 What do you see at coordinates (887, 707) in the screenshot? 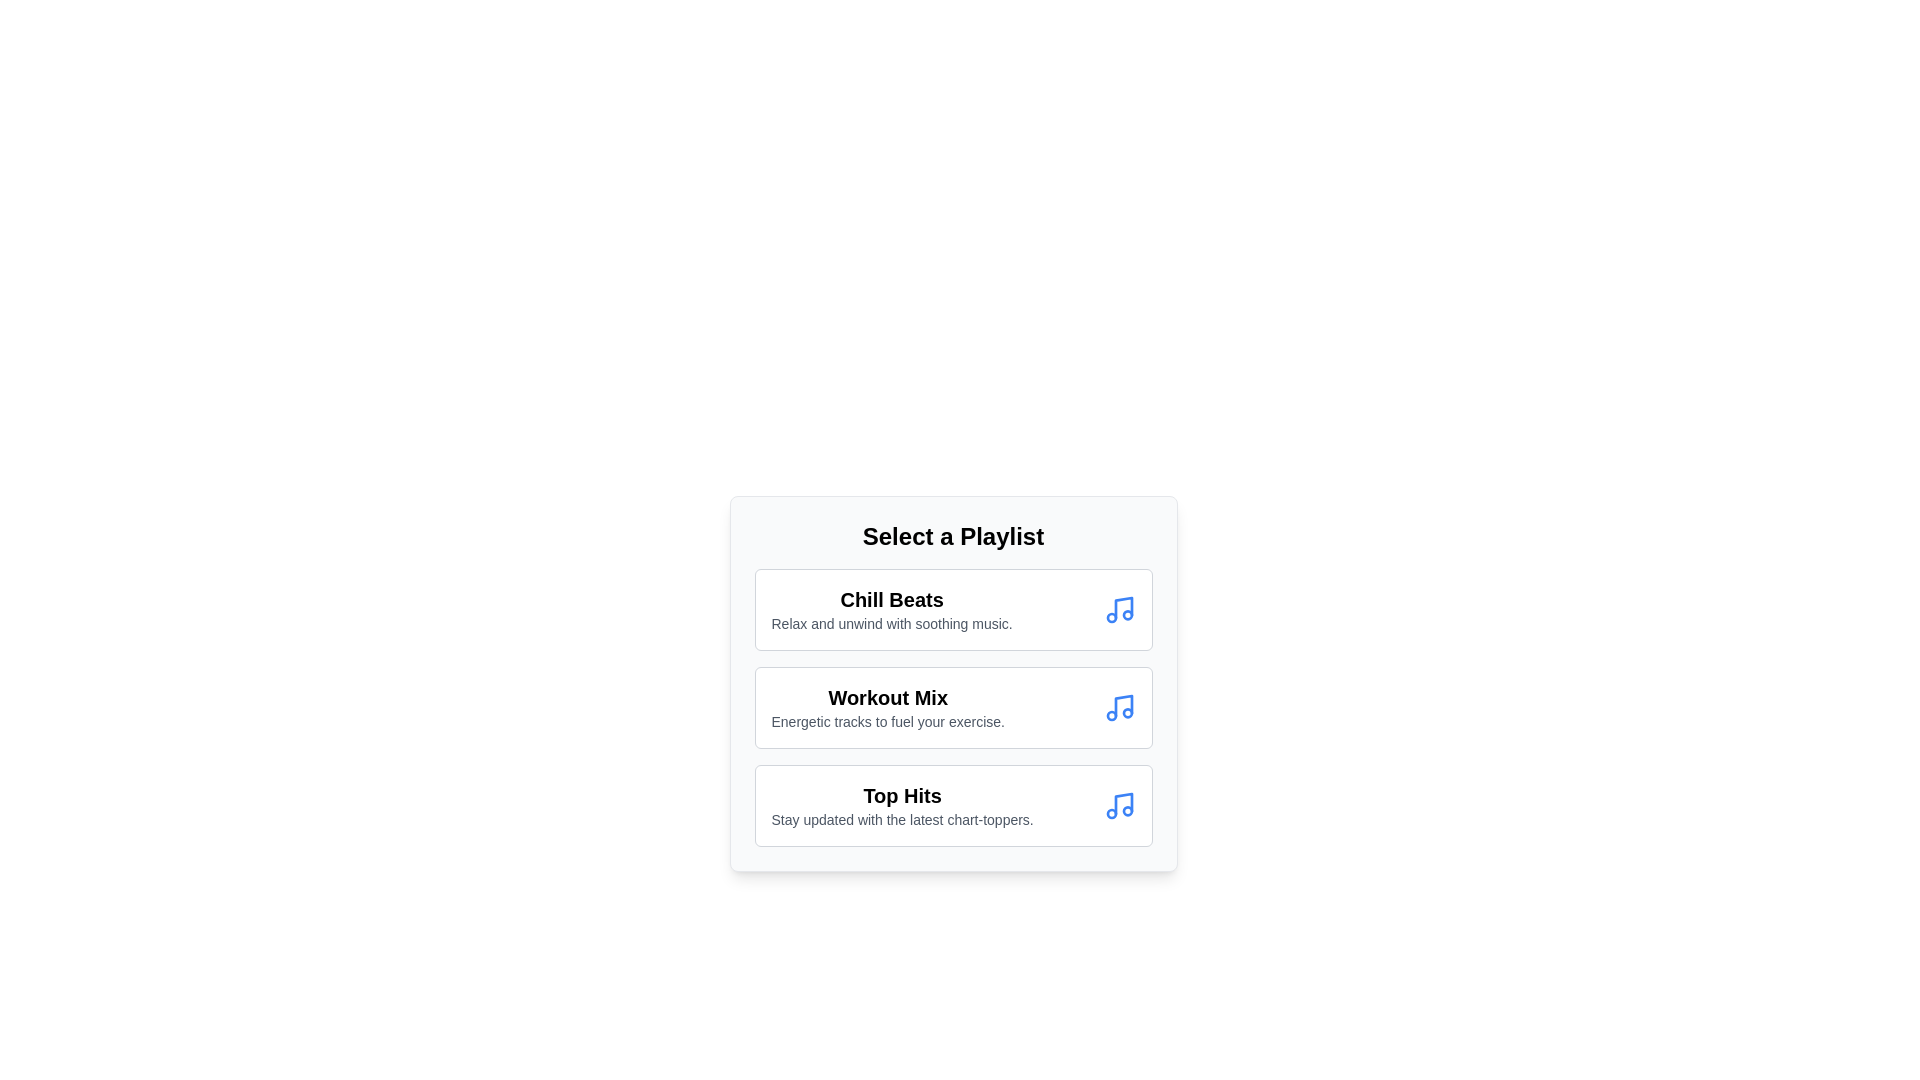
I see `text block displaying 'Workout Mix' with the description 'Energetic tracks to fuel your exercise.' which is the second item in the playlist selection interface` at bounding box center [887, 707].